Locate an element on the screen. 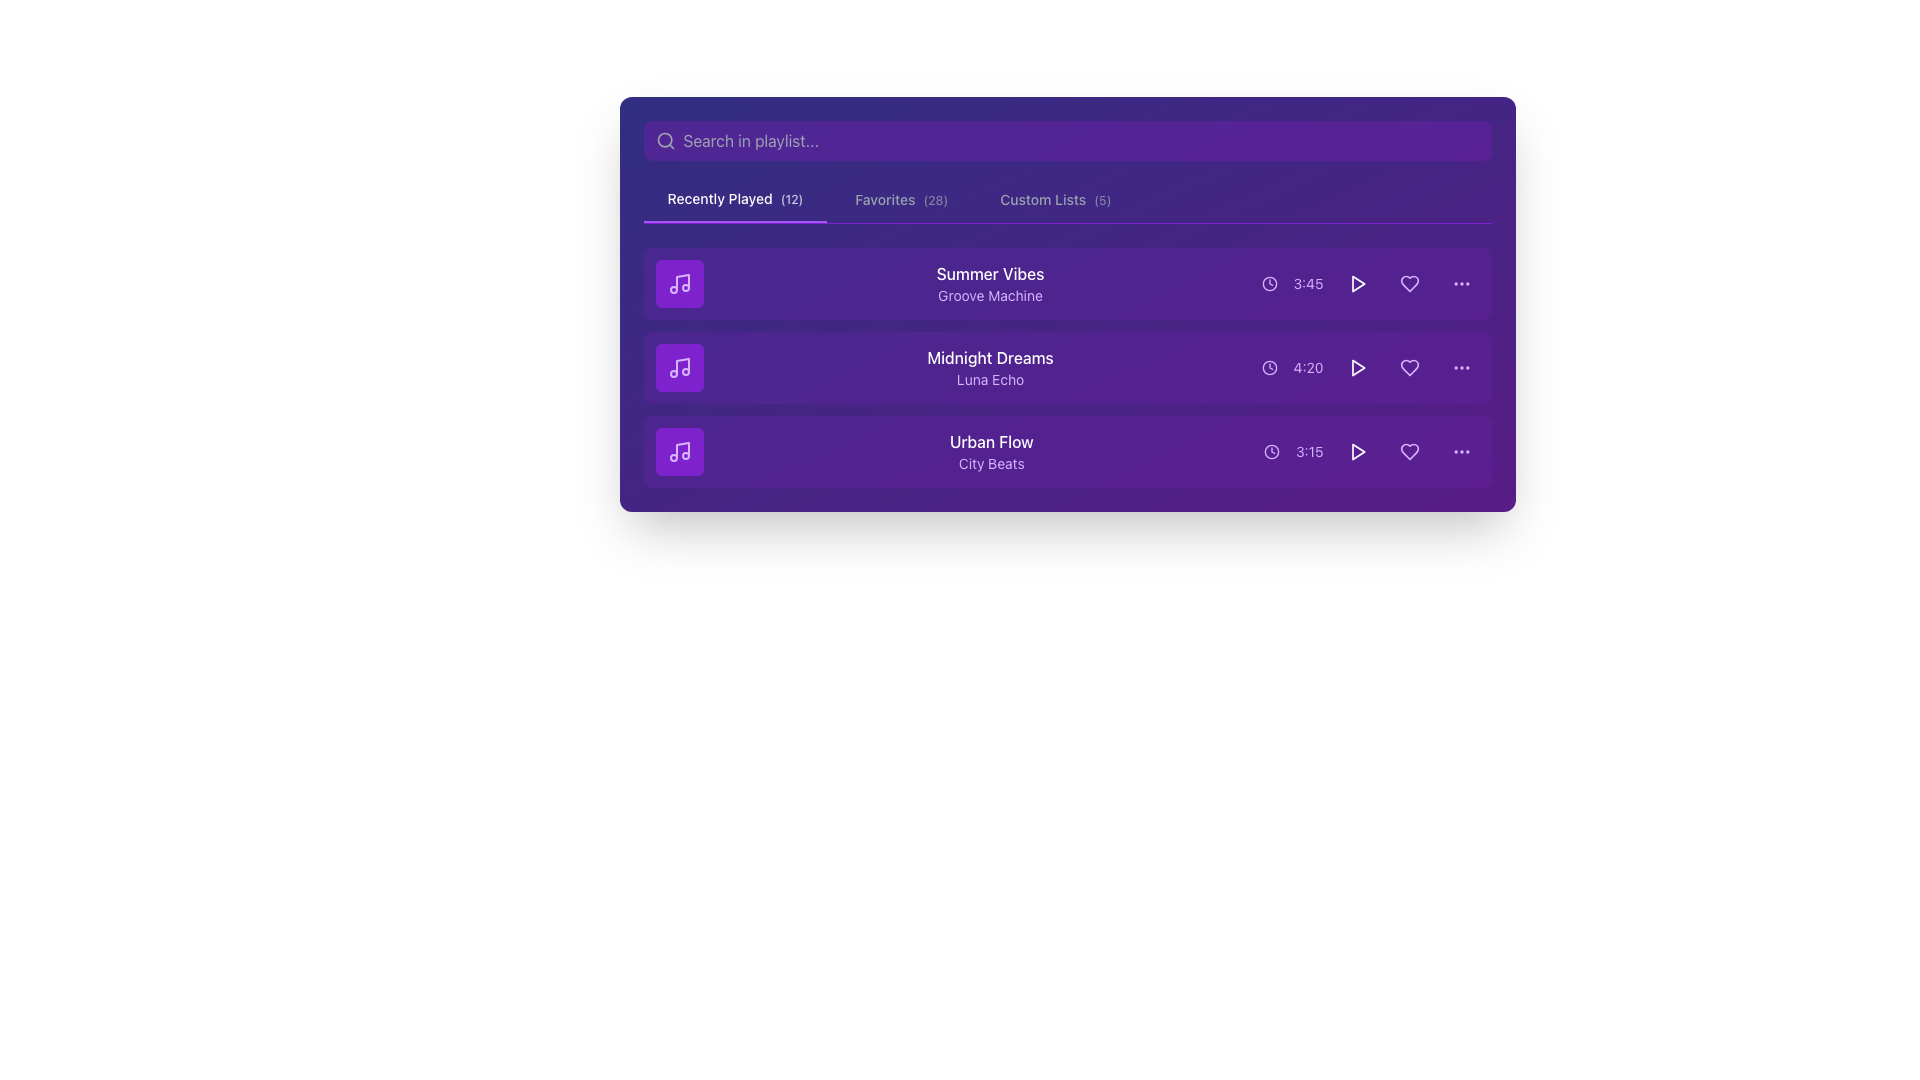 Image resolution: width=1920 pixels, height=1080 pixels. the circular SVG component that is part of the search icon located in the top-left corner of the search bar is located at coordinates (664, 139).